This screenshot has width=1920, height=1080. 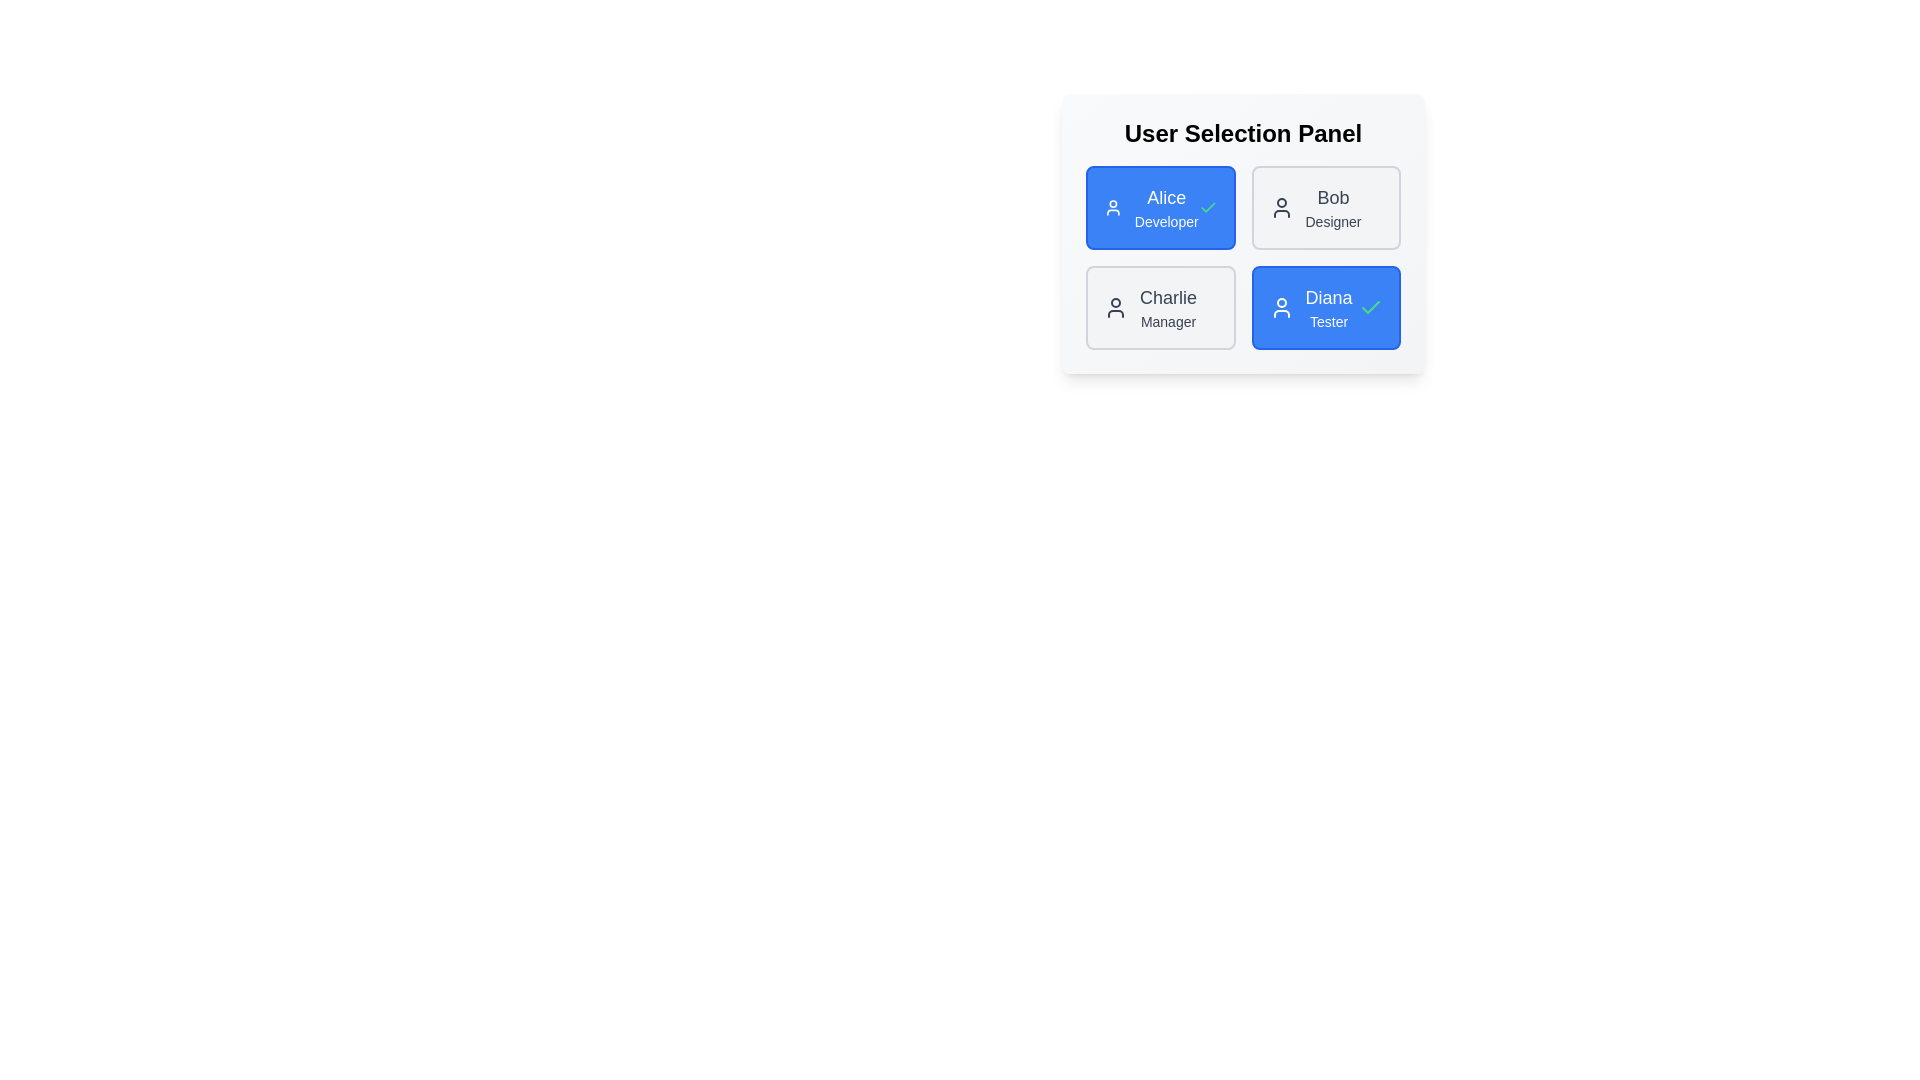 What do you see at coordinates (1326, 208) in the screenshot?
I see `the user chip corresponding to Bob` at bounding box center [1326, 208].